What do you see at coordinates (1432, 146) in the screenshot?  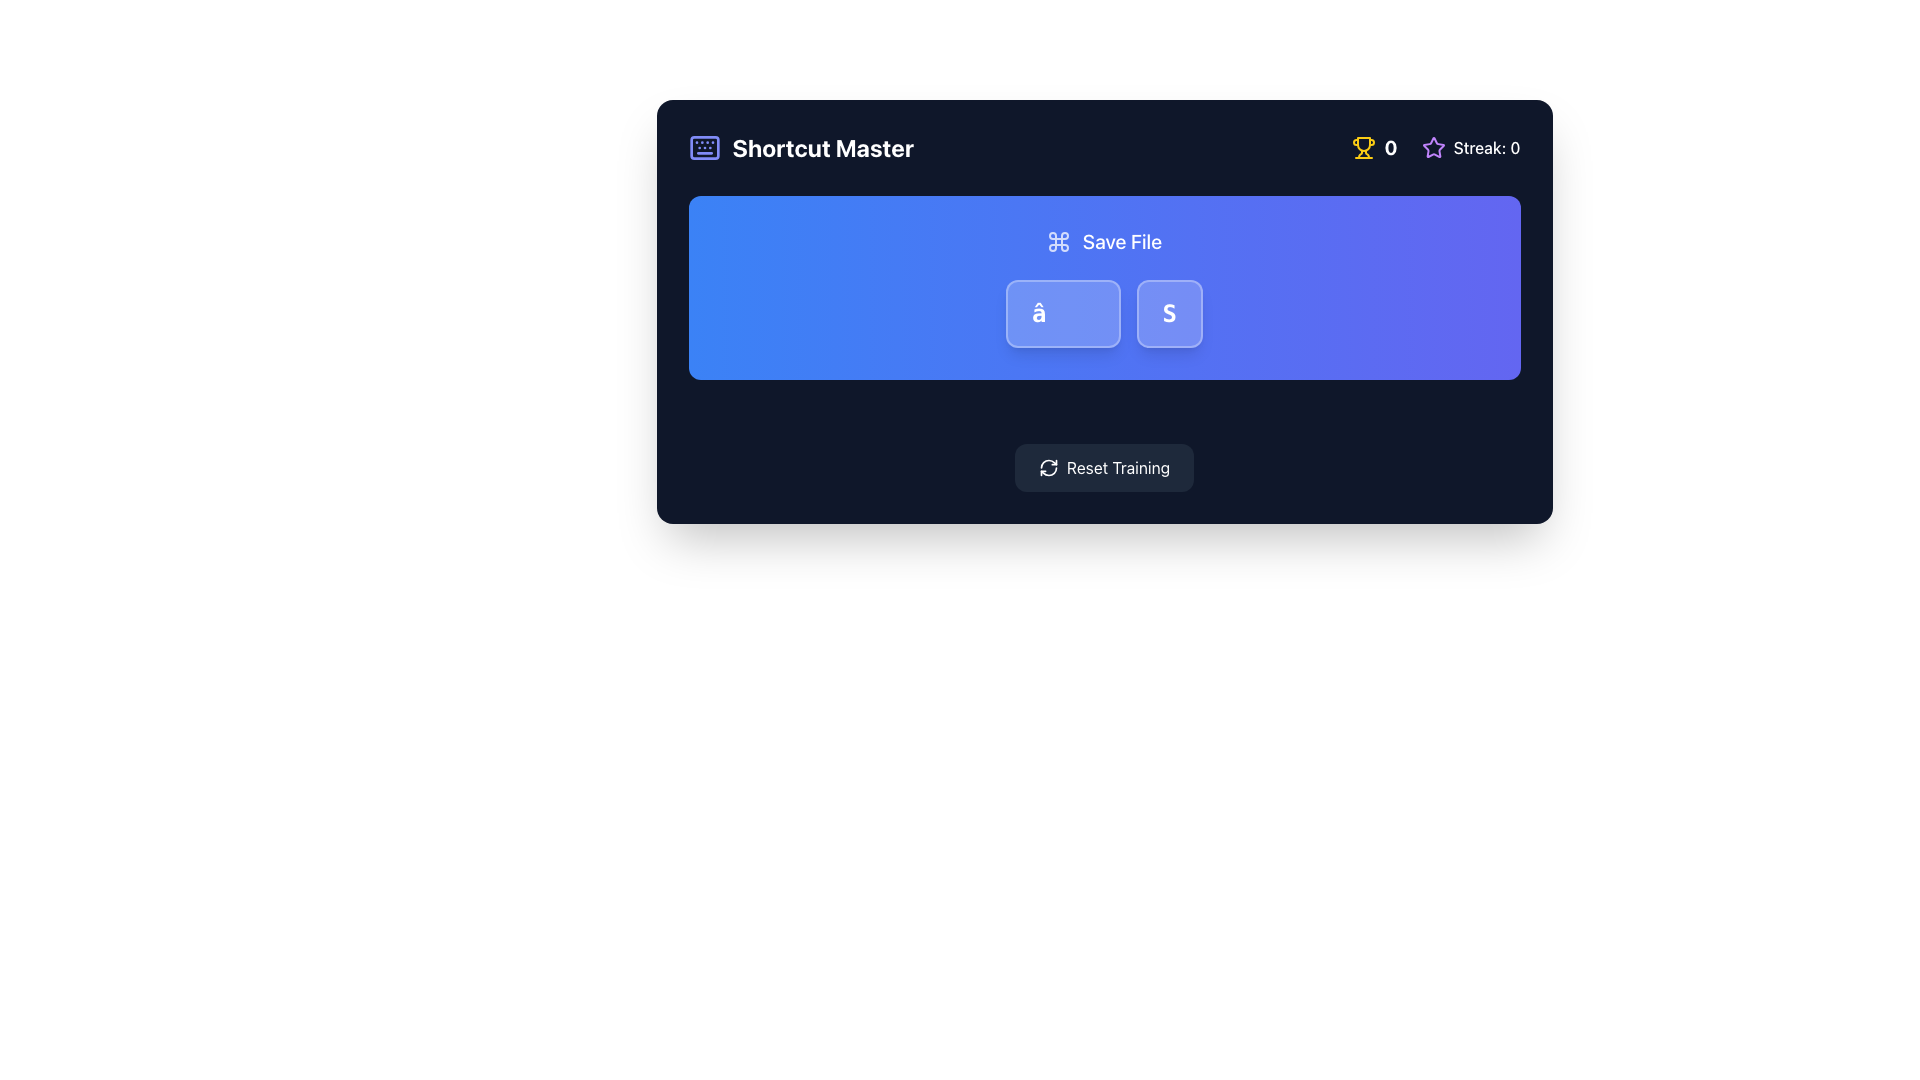 I see `the star icon located in the top-right corner of the interface, which serves as a visual cue for a streak or reward system, adjacent to the text 'Streak: 0'` at bounding box center [1432, 146].